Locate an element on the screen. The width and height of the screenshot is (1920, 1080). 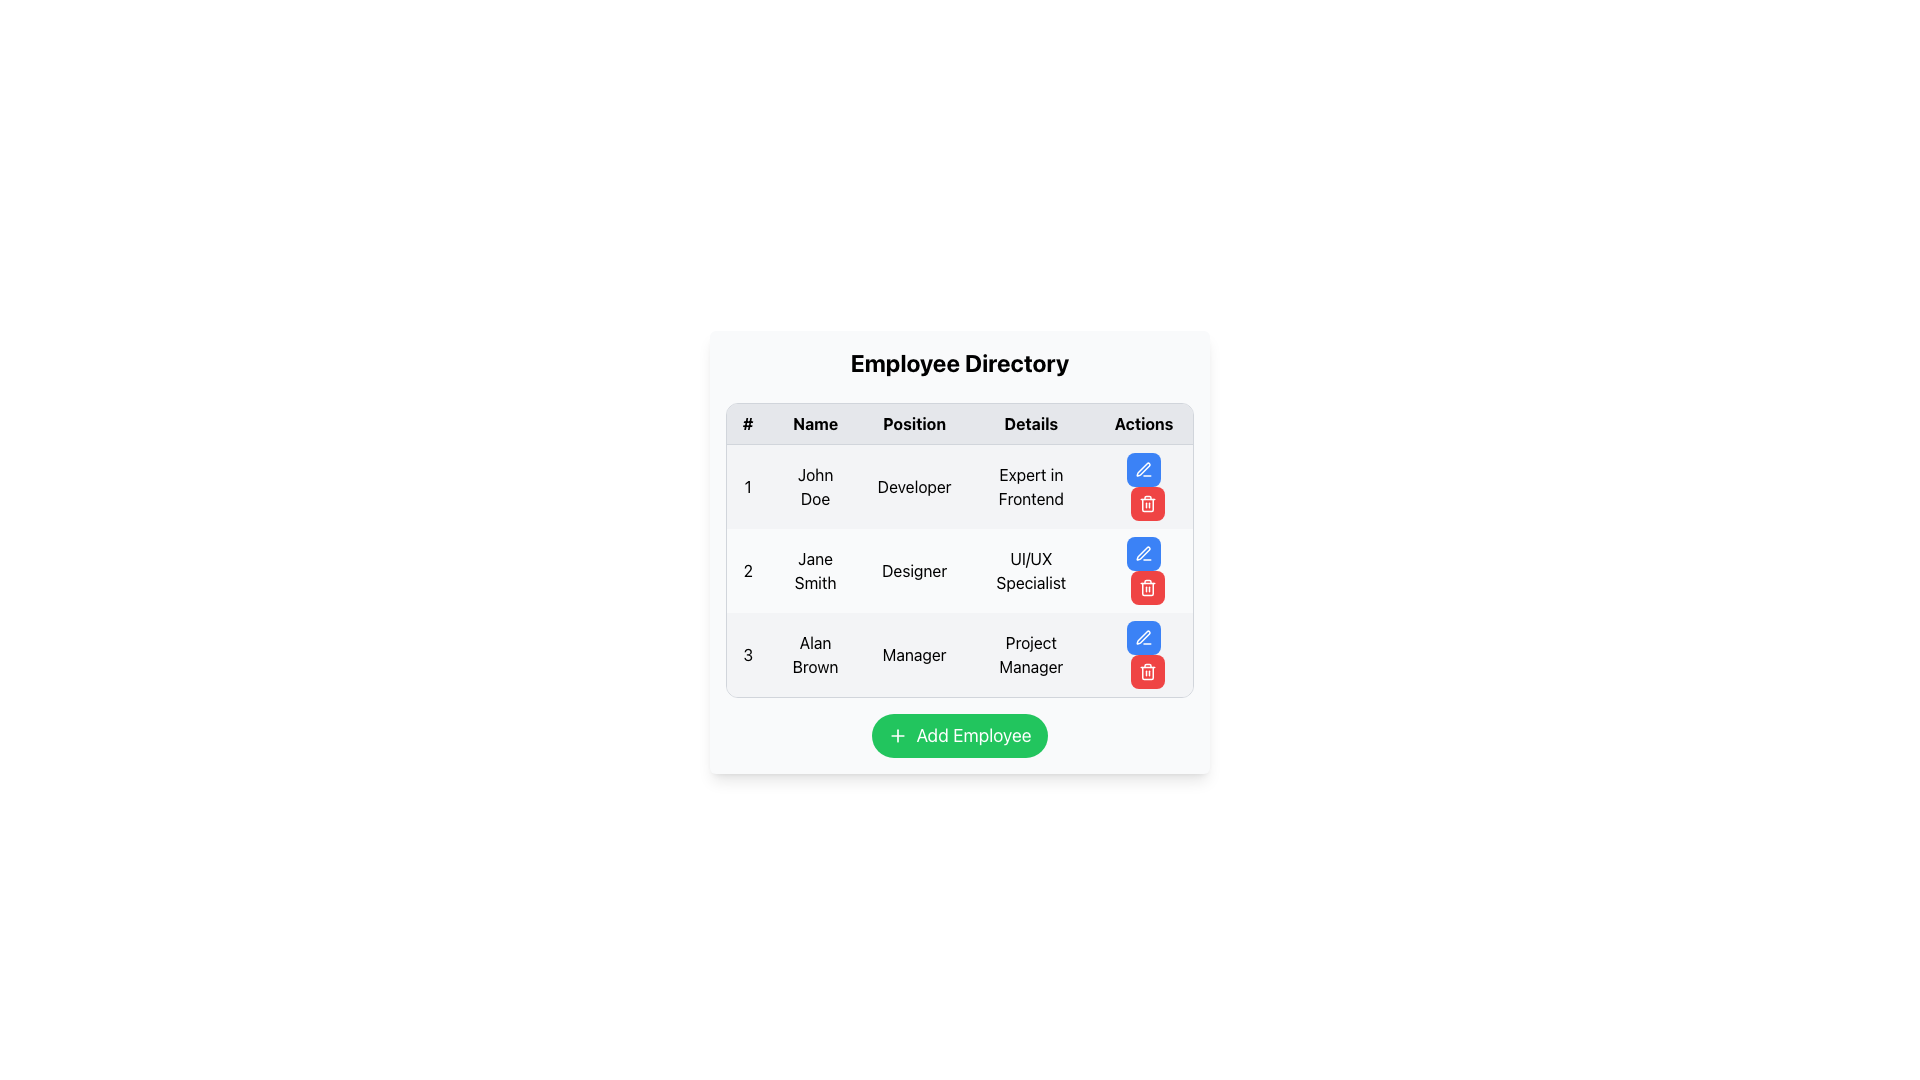
the Edit icon located in the Actions column of the table for Jane Smith is located at coordinates (1143, 553).